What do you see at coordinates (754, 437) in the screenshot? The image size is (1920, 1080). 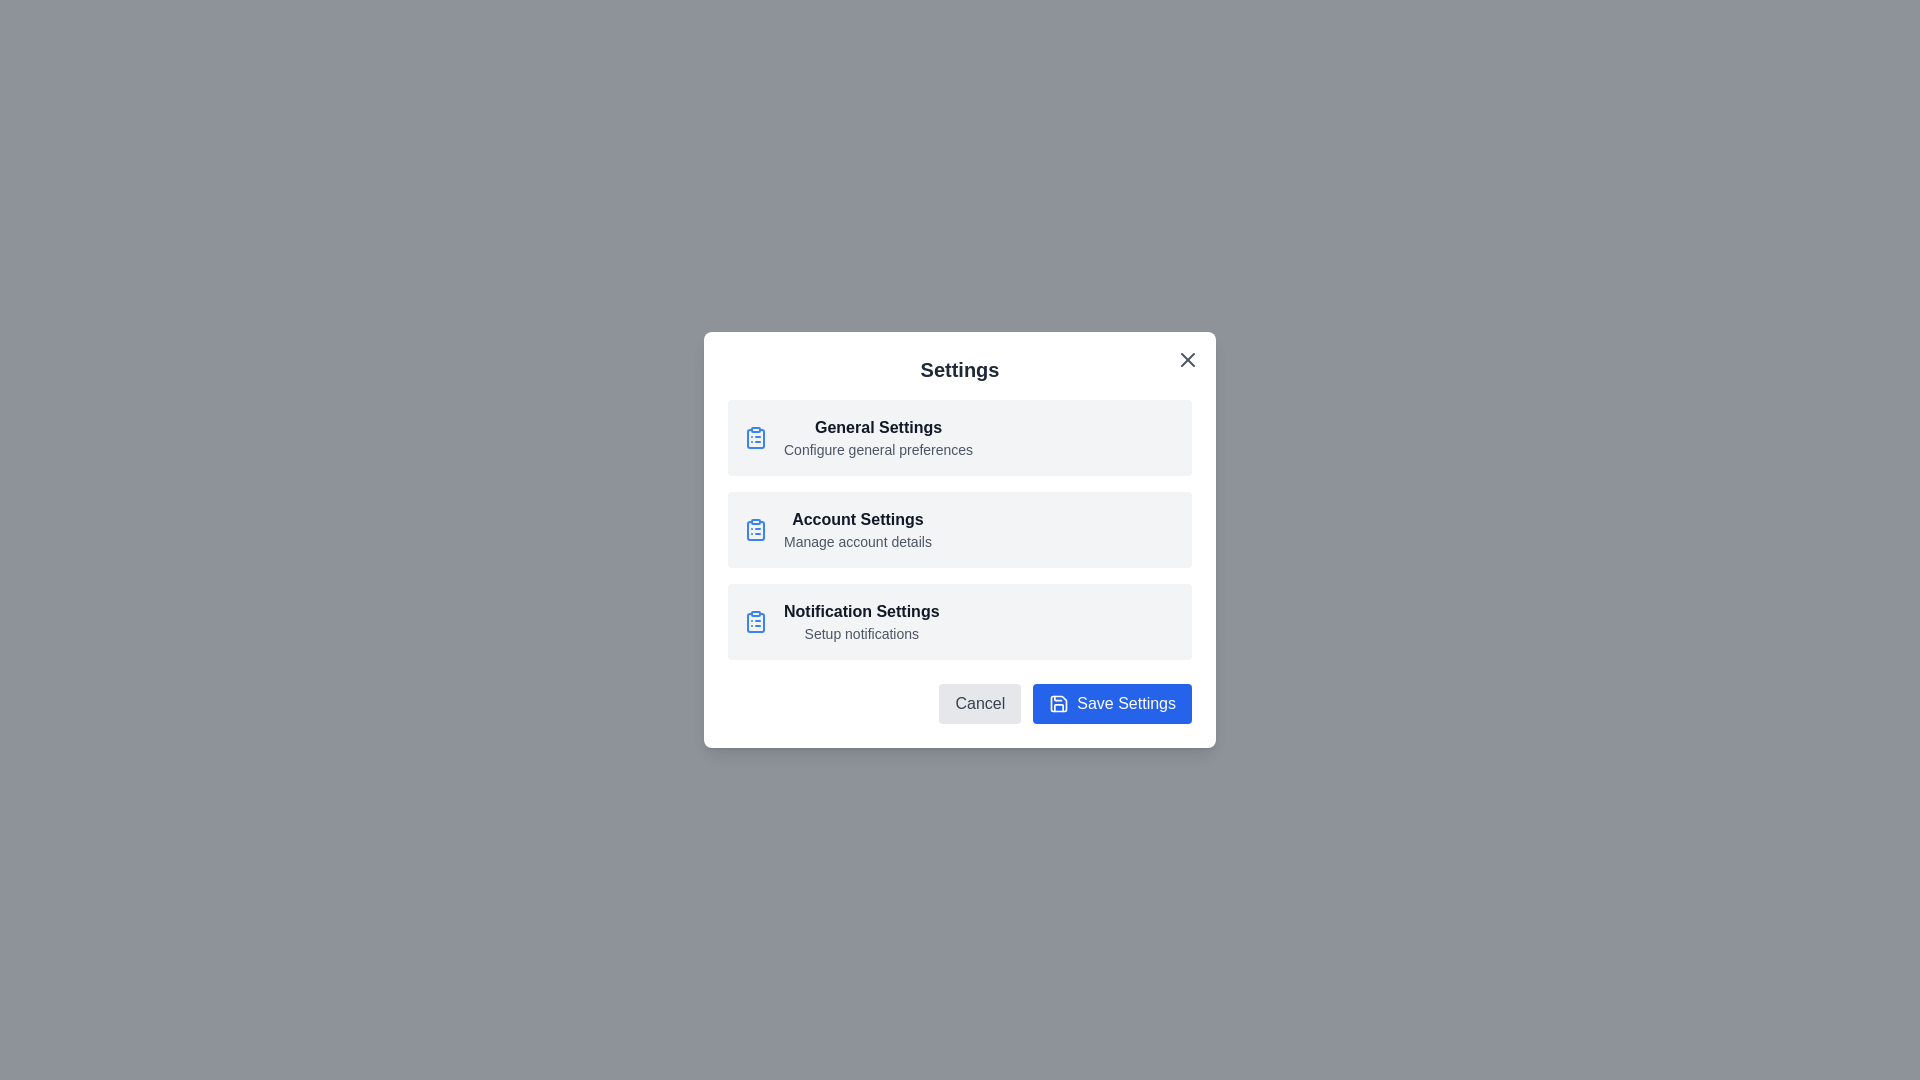 I see `the clipboard list icon located in the 'General Settings' section to interact with the preferences` at bounding box center [754, 437].